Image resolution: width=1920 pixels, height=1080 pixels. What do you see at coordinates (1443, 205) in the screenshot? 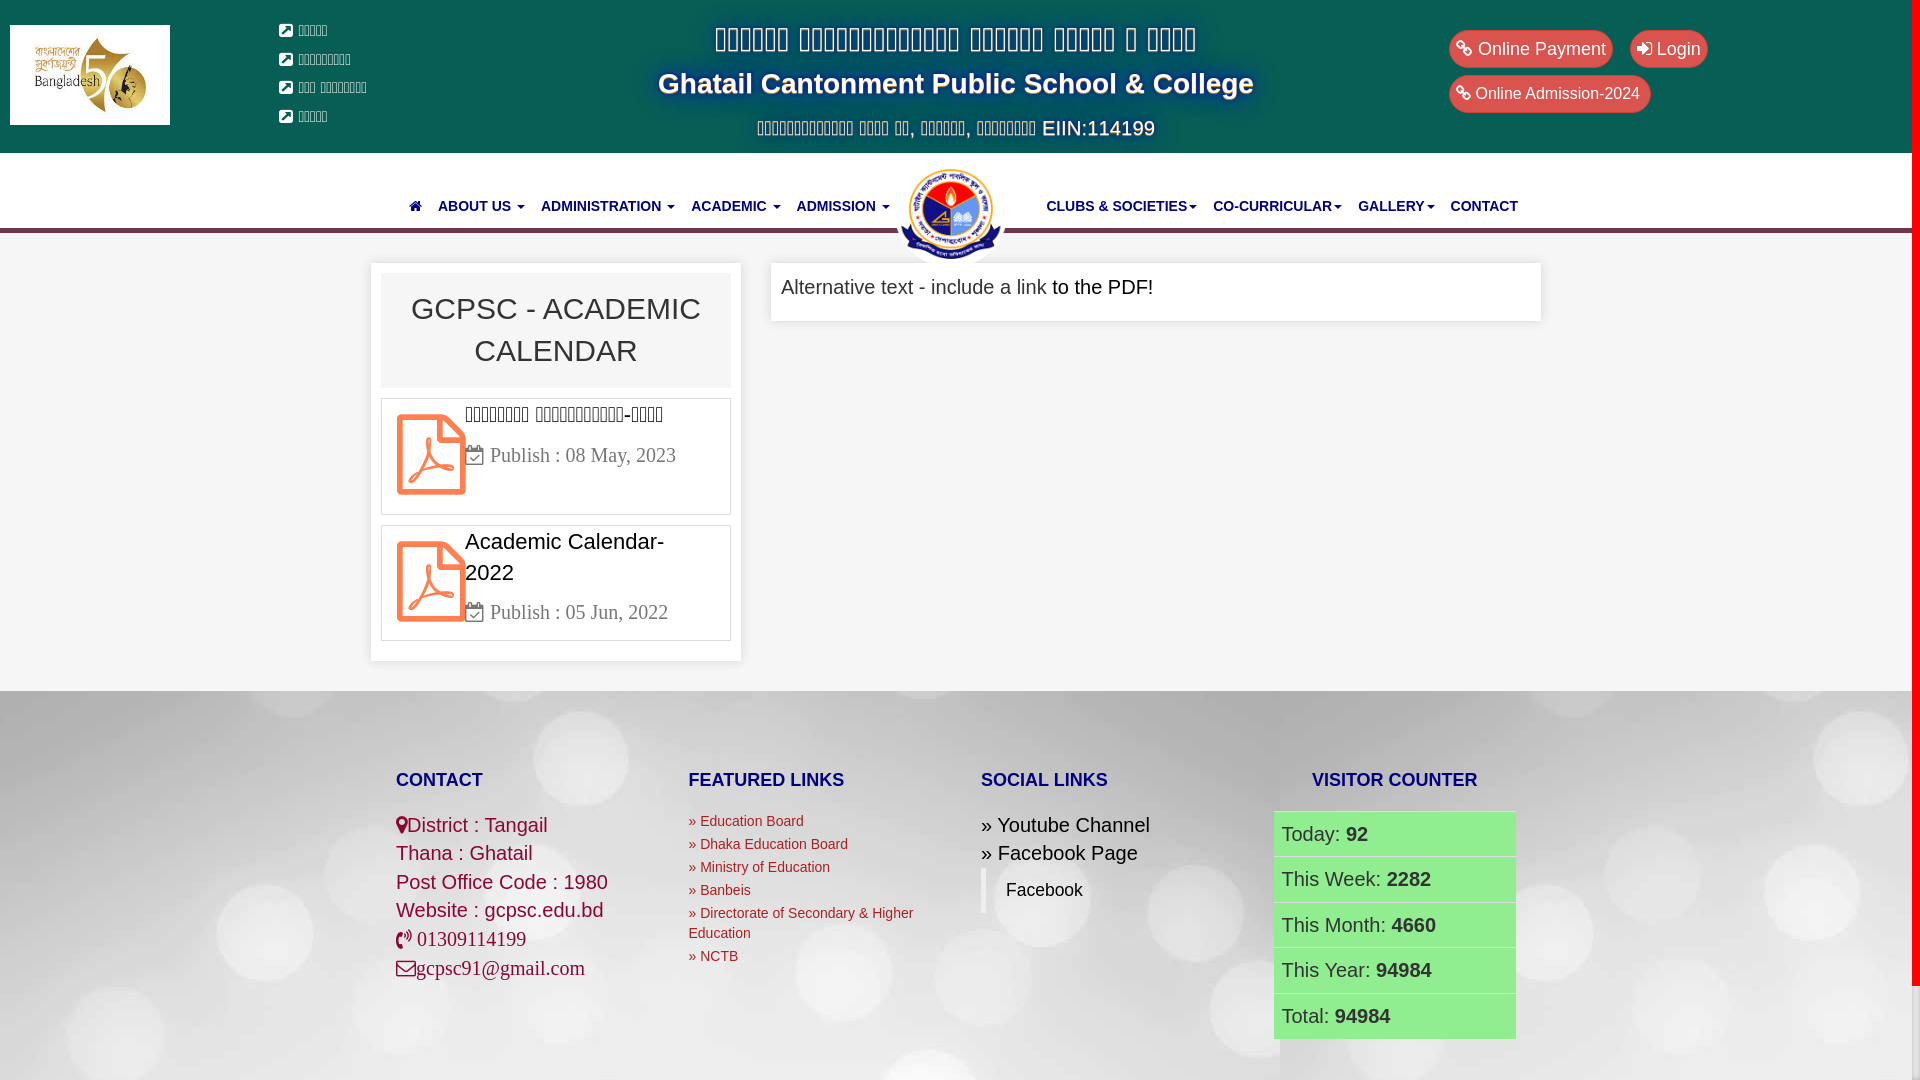
I see `'CONTACT'` at bounding box center [1443, 205].